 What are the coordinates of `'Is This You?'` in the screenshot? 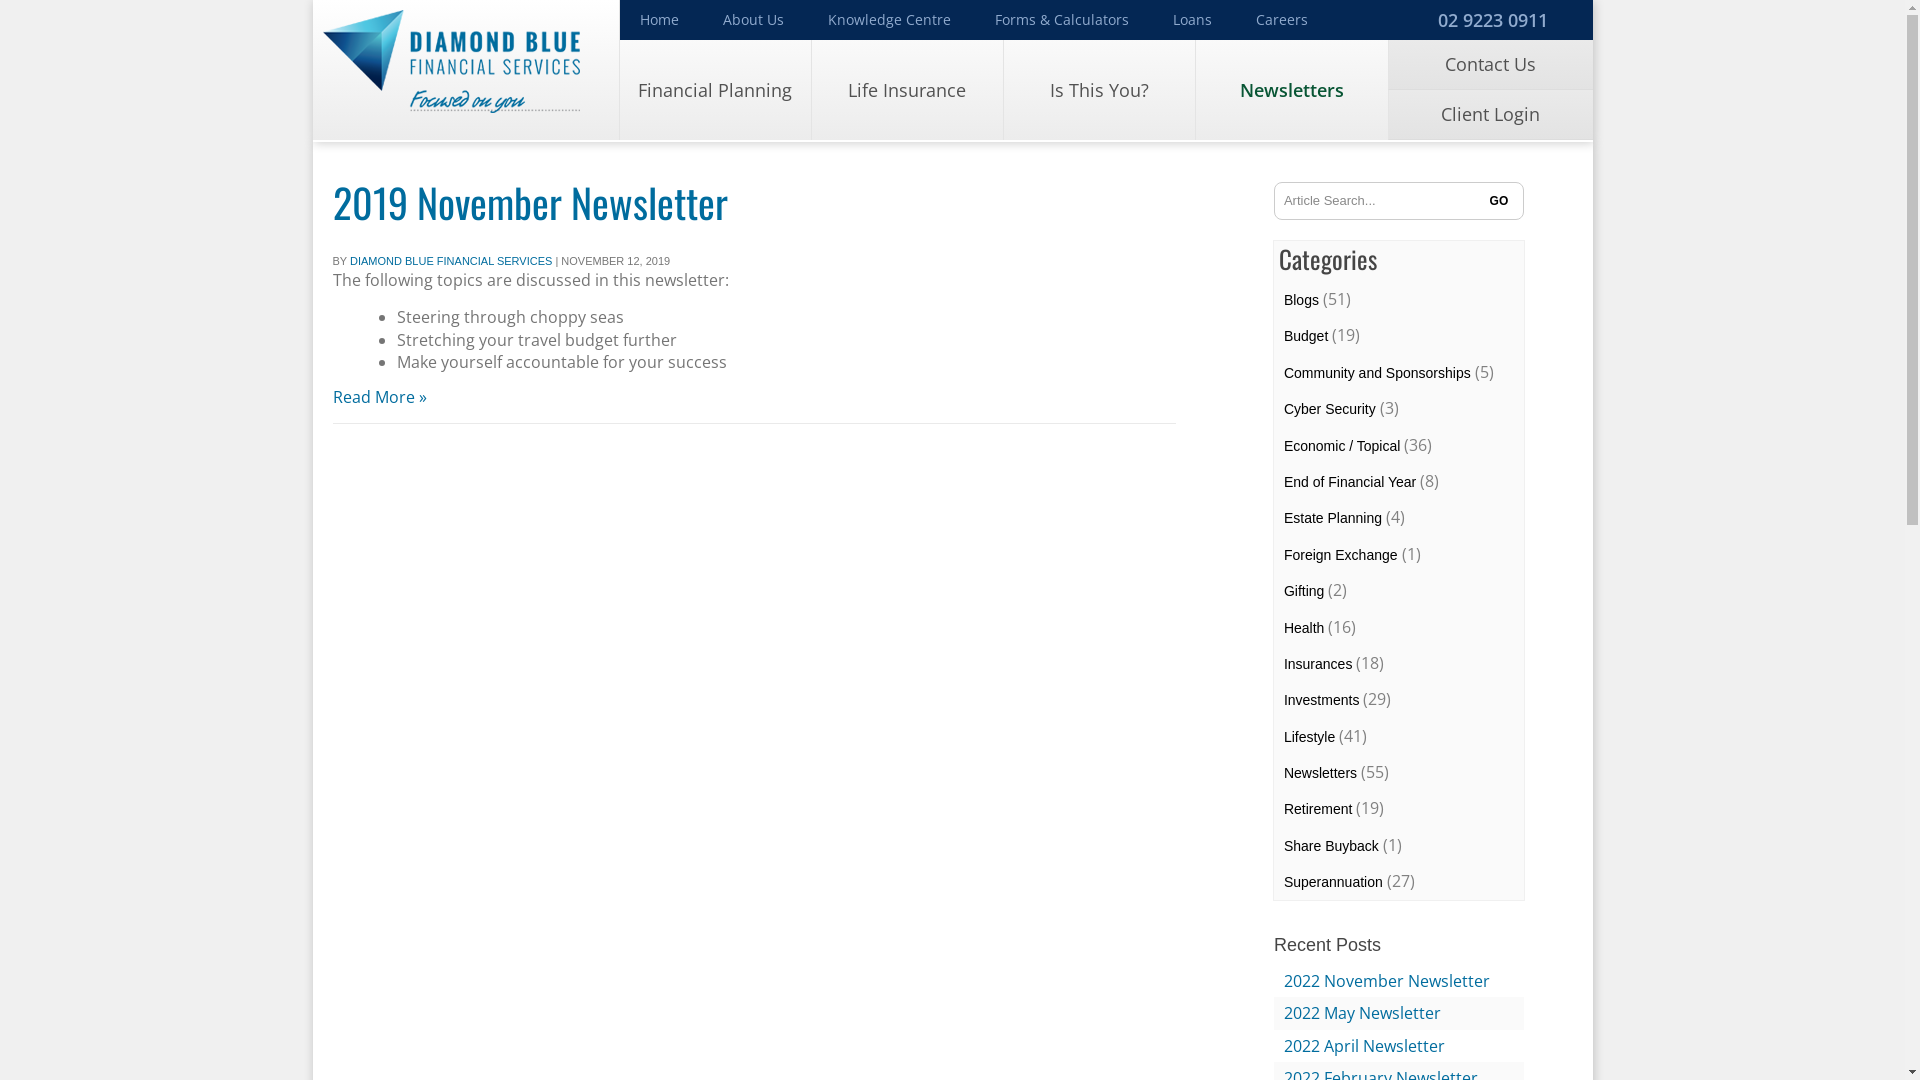 It's located at (1003, 88).